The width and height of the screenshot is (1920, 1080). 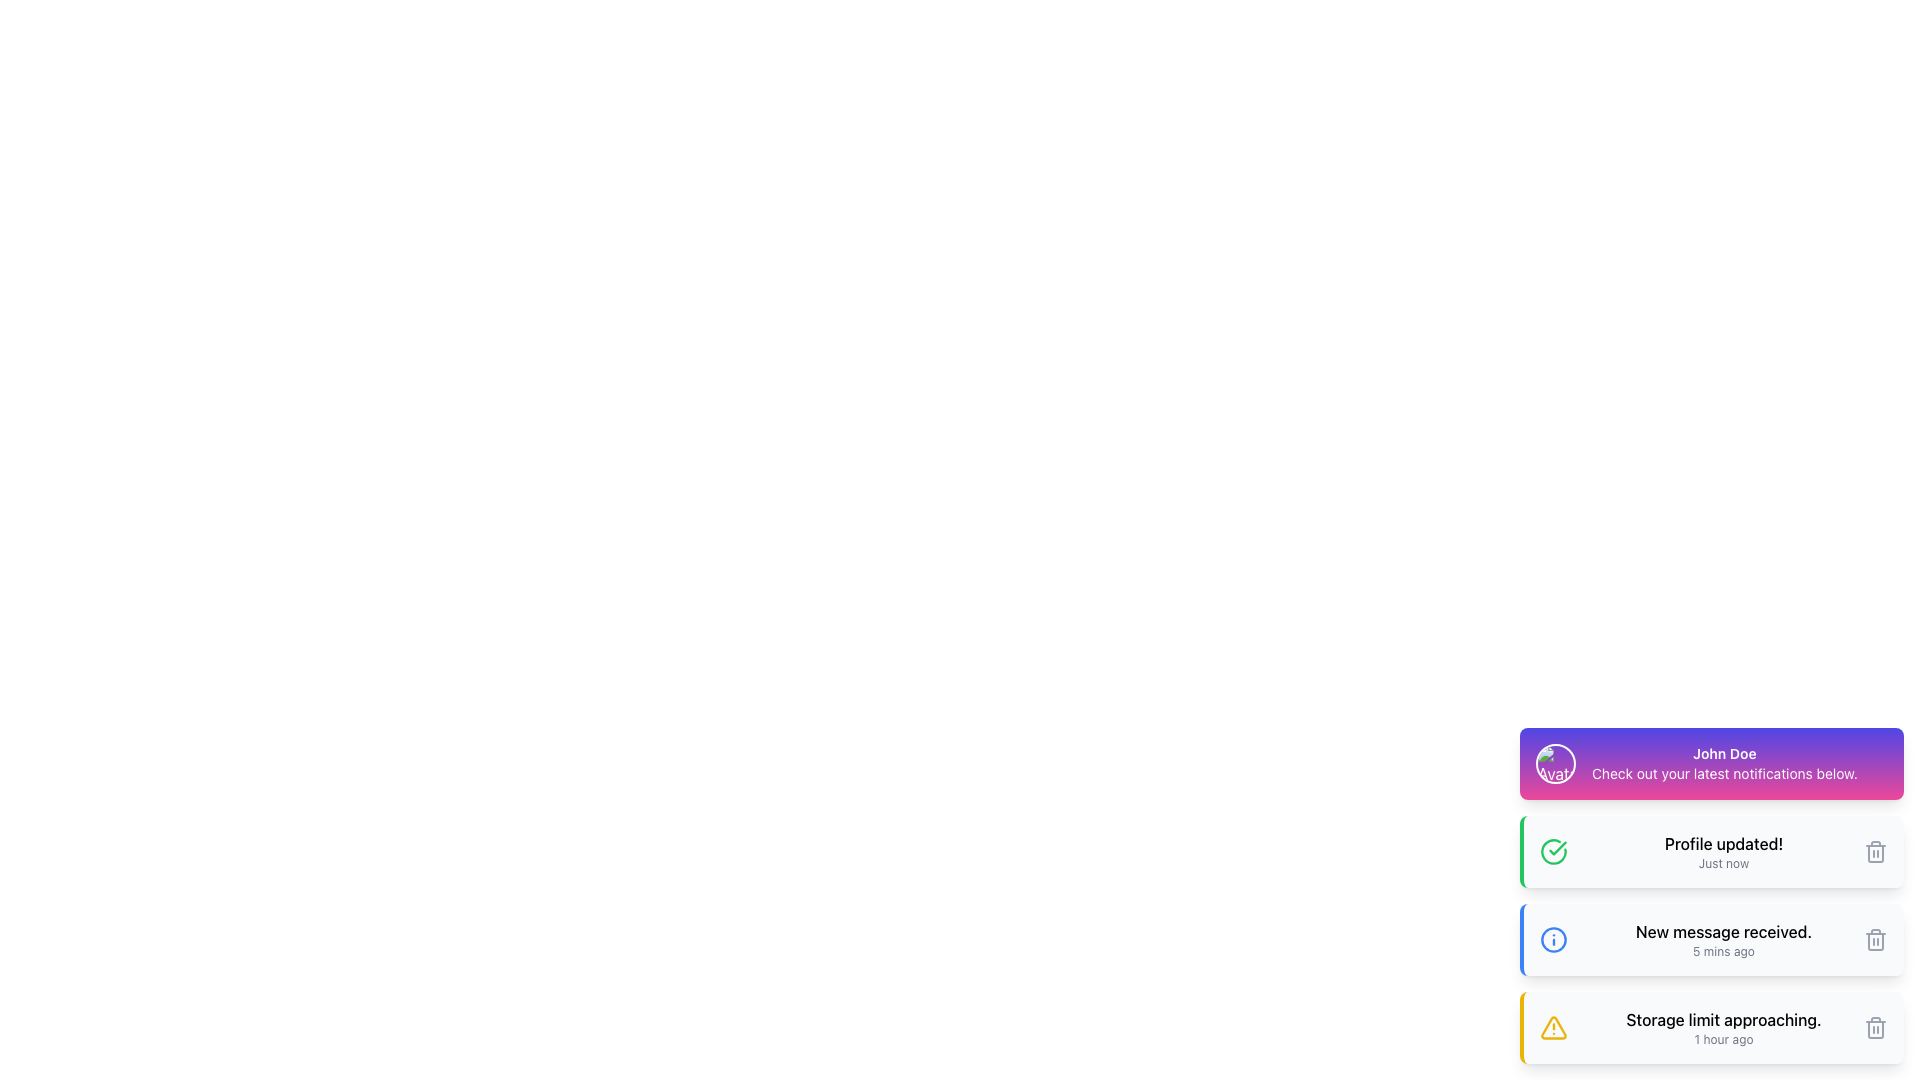 What do you see at coordinates (1553, 1028) in the screenshot?
I see `the triangular warning icon with a yellow border located to the left of the text 'Storage limit approaching.' in the notification box at the bottom of the stack of notifications` at bounding box center [1553, 1028].